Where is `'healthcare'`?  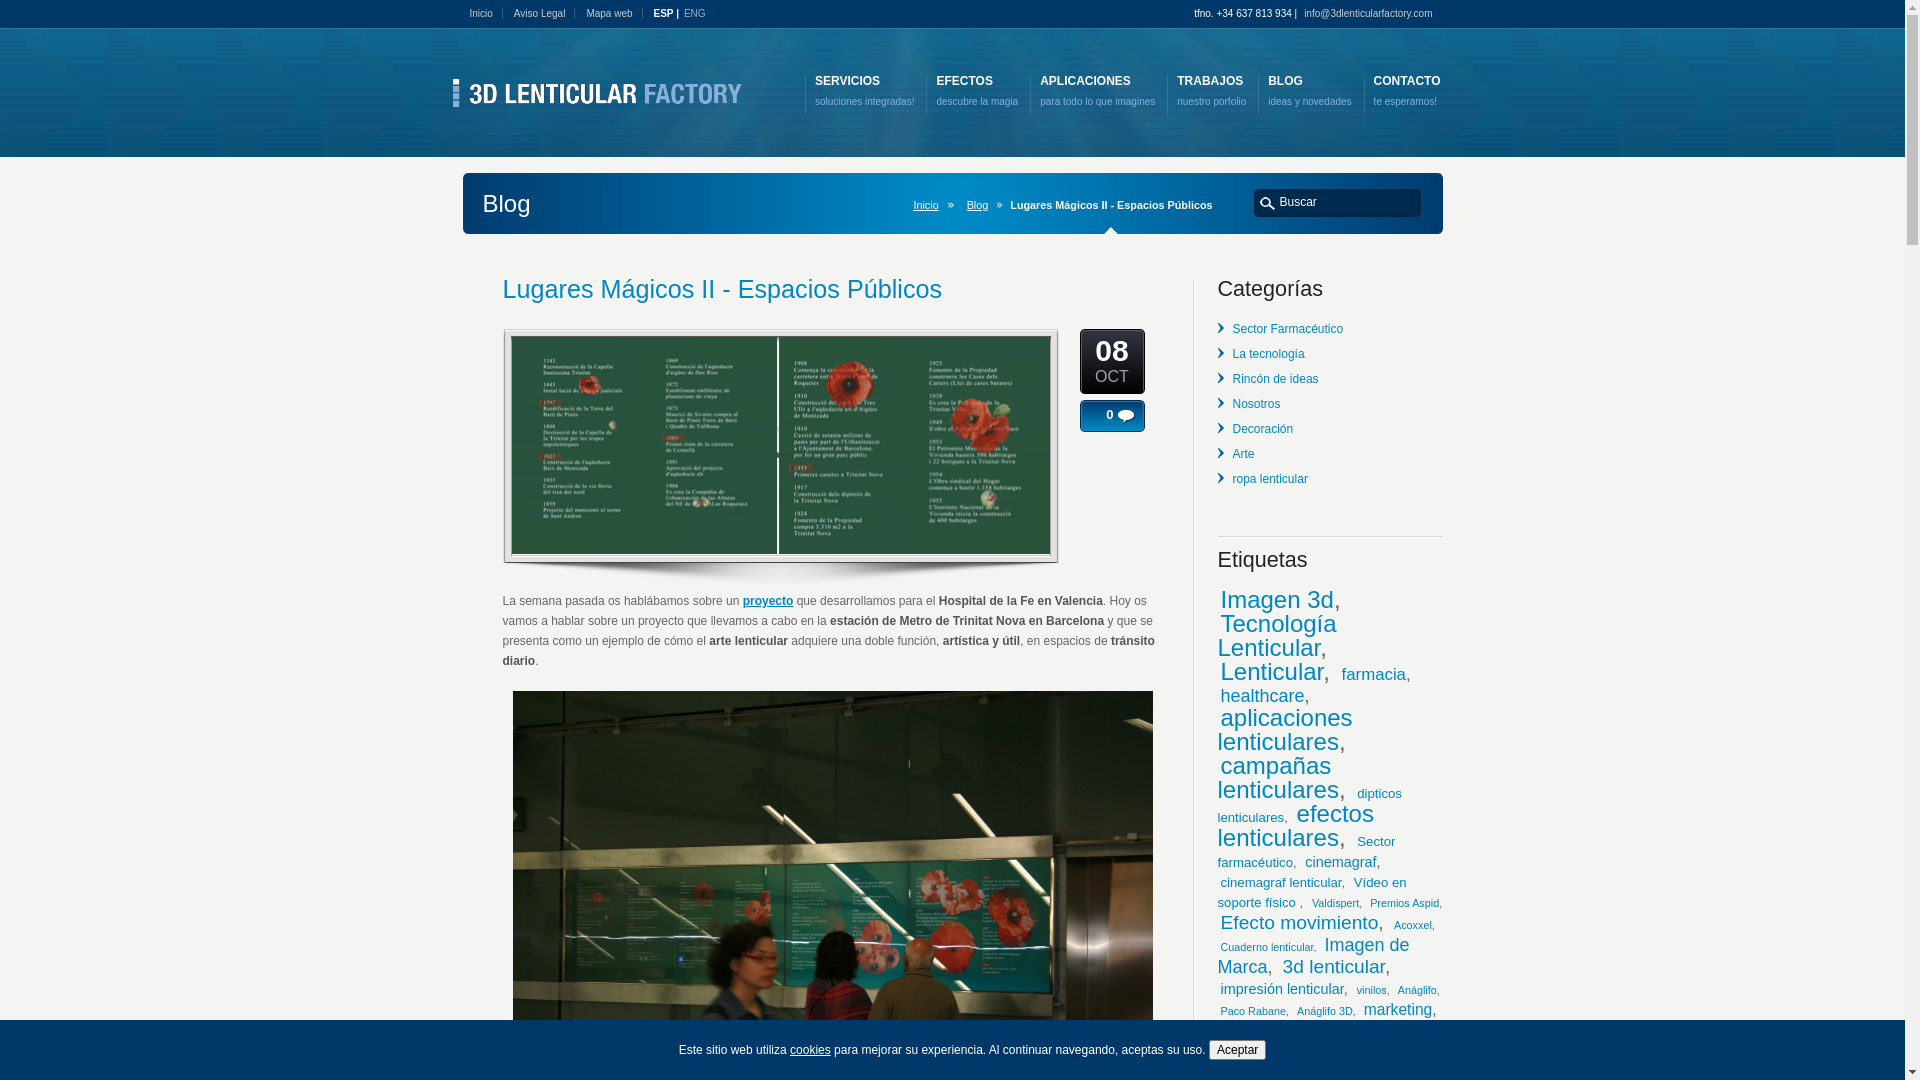 'healthcare' is located at coordinates (1261, 694).